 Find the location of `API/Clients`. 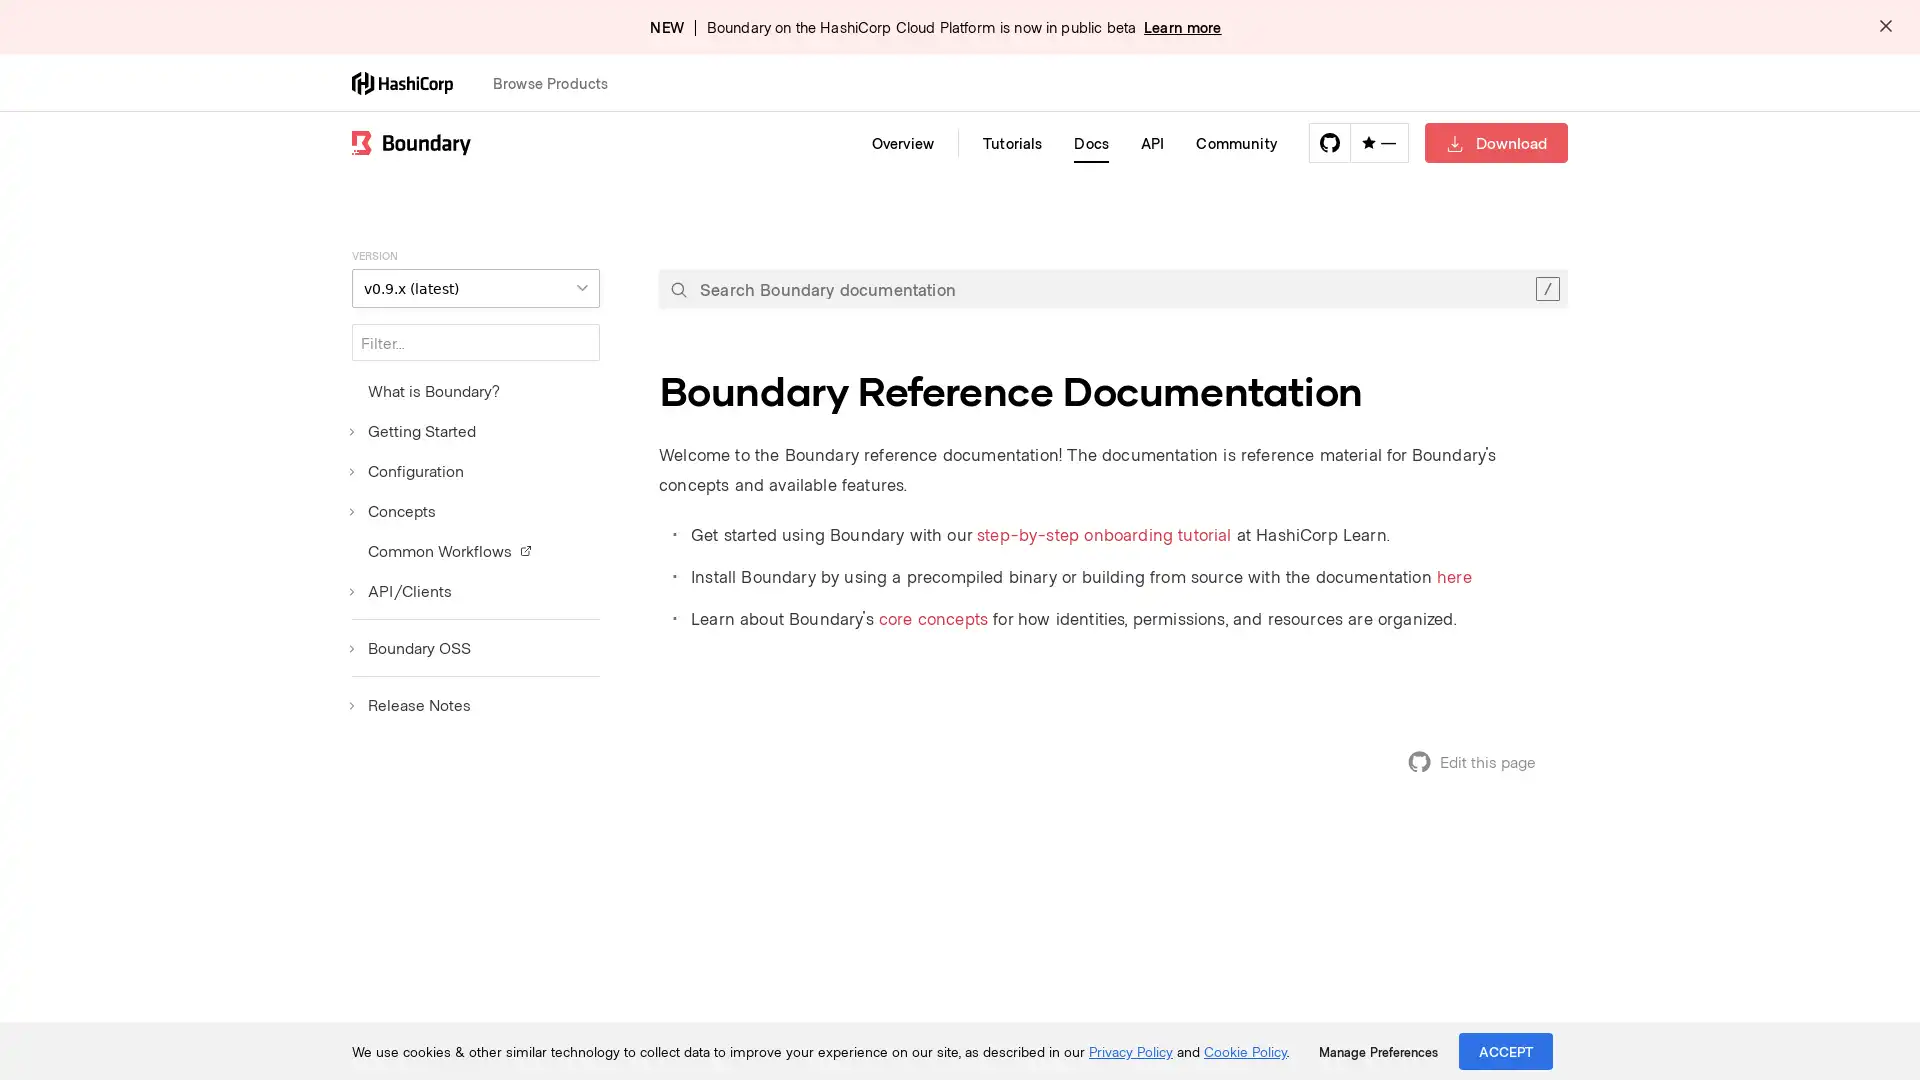

API/Clients is located at coordinates (401, 589).